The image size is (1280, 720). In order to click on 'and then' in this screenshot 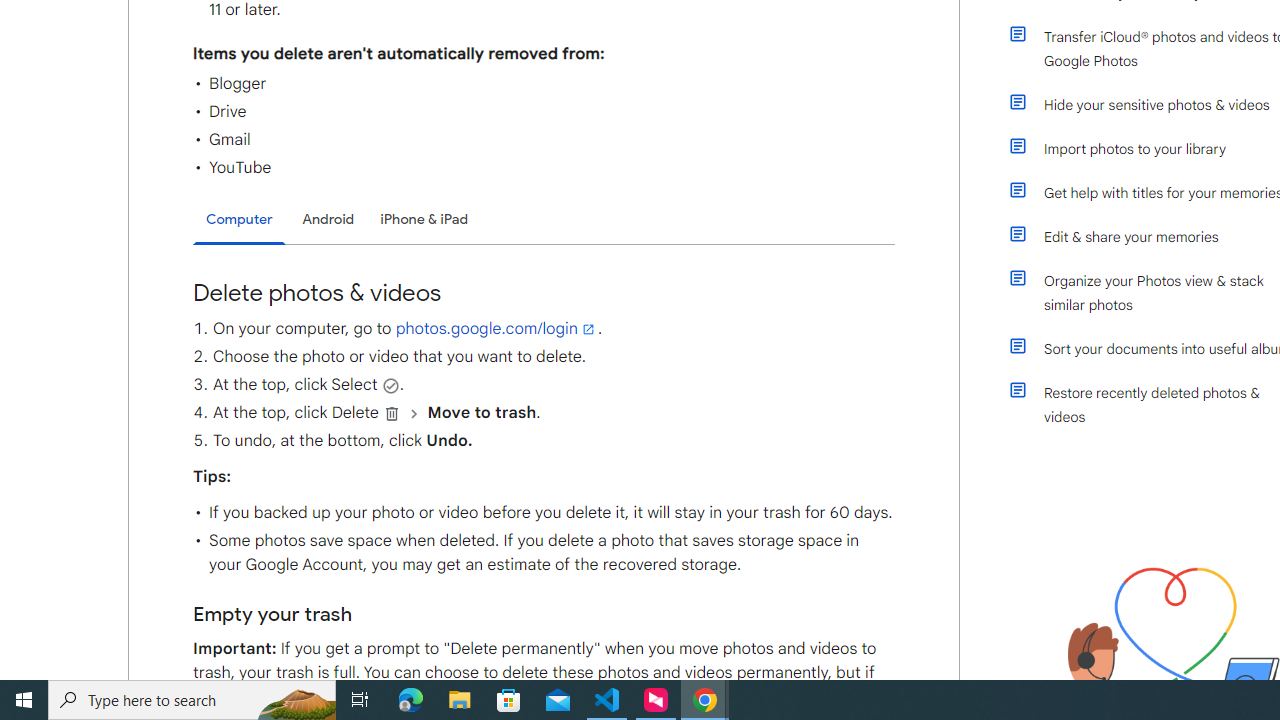, I will do `click(413, 412)`.